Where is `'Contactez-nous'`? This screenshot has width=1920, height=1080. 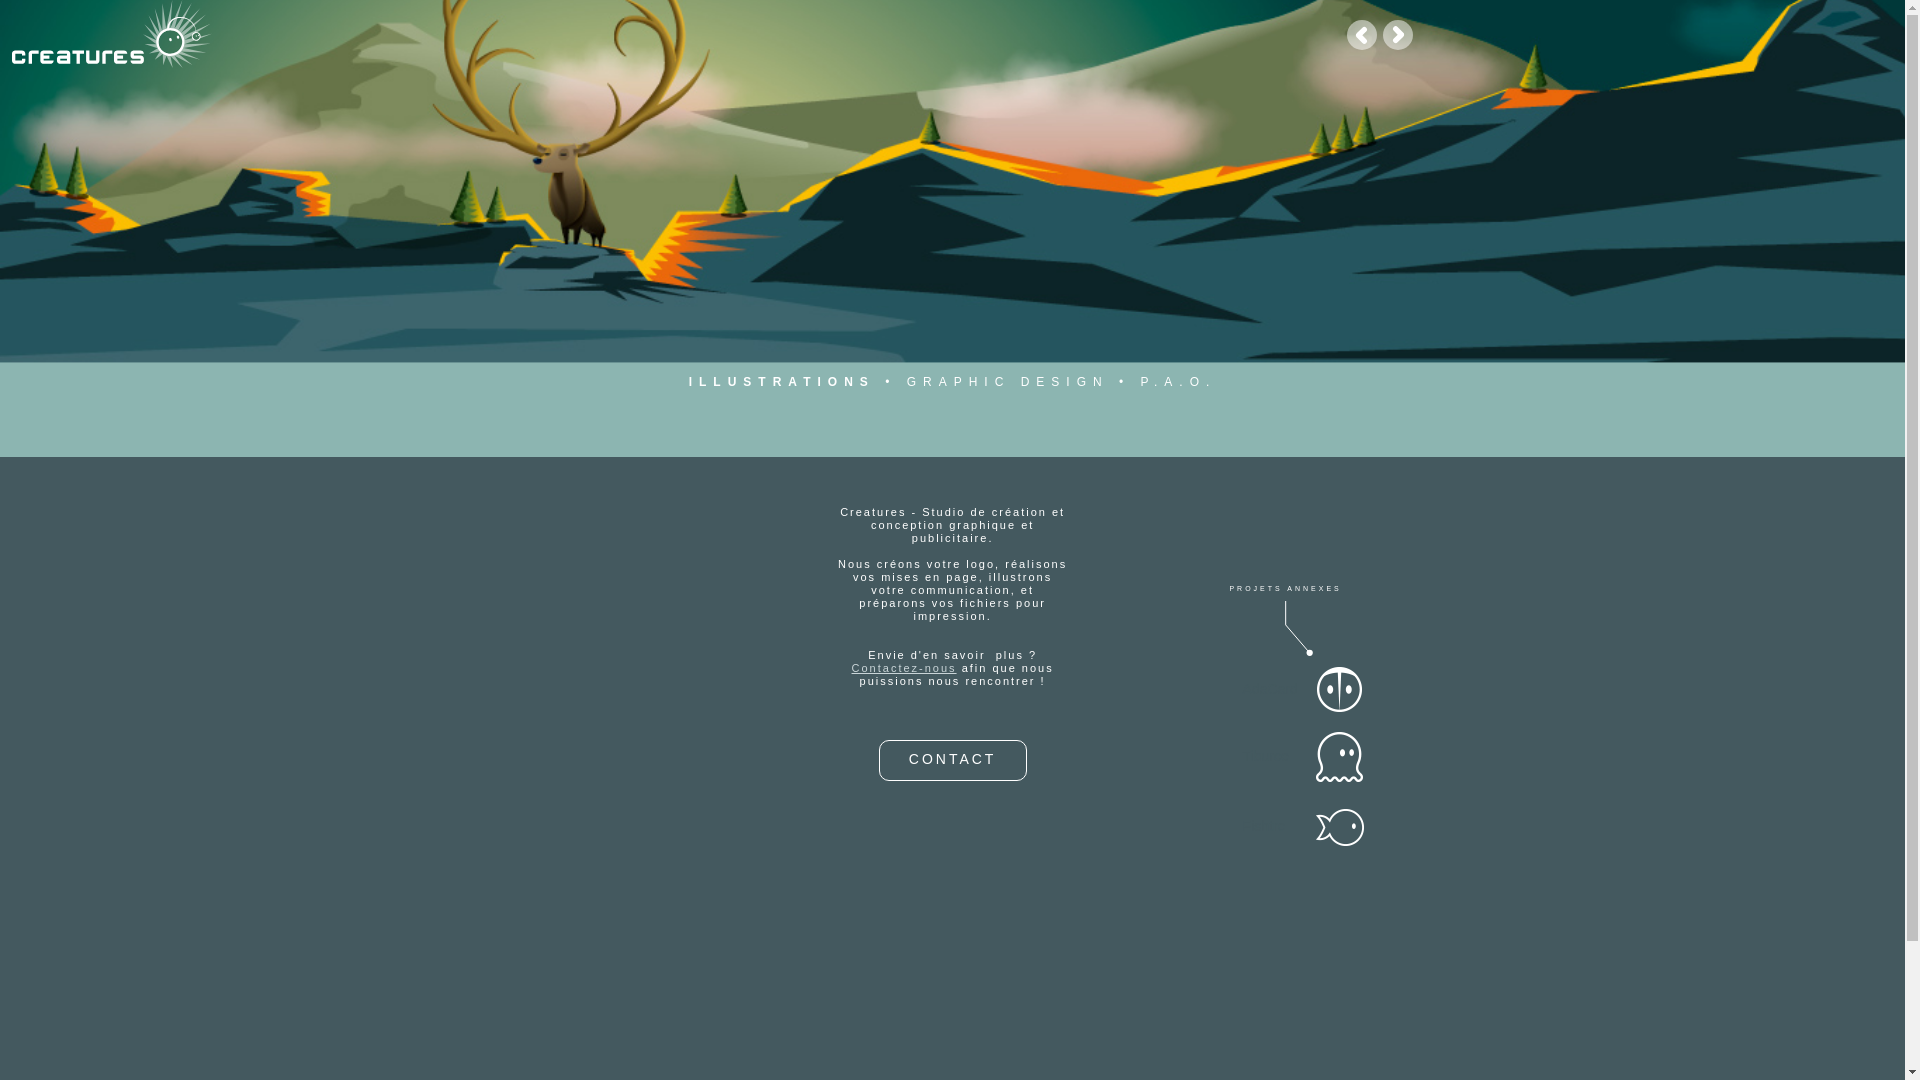 'Contactez-nous' is located at coordinates (851, 667).